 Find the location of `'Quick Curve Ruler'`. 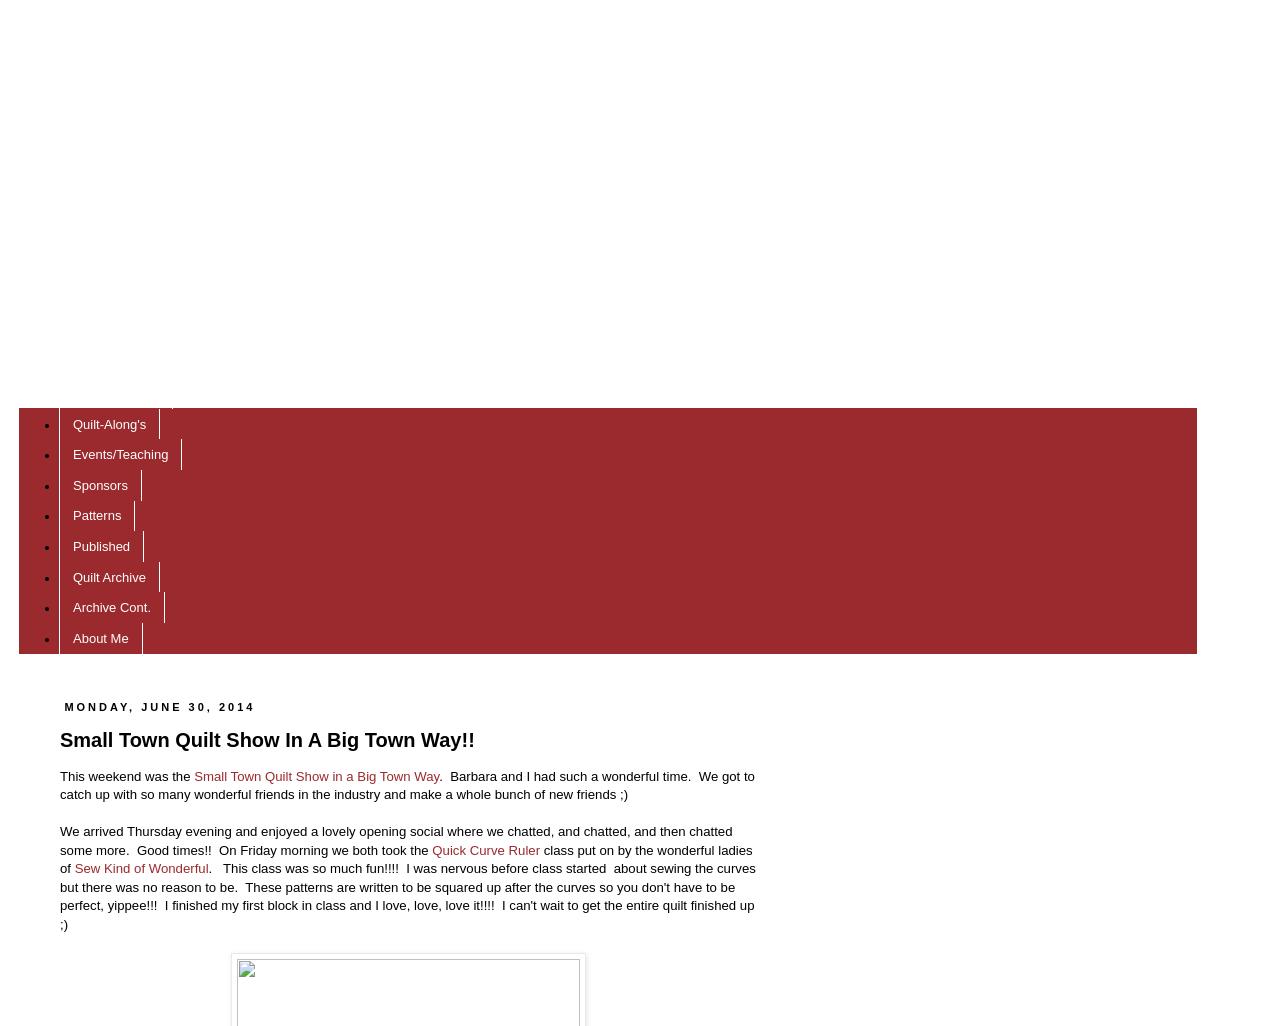

'Quick Curve Ruler' is located at coordinates (484, 849).